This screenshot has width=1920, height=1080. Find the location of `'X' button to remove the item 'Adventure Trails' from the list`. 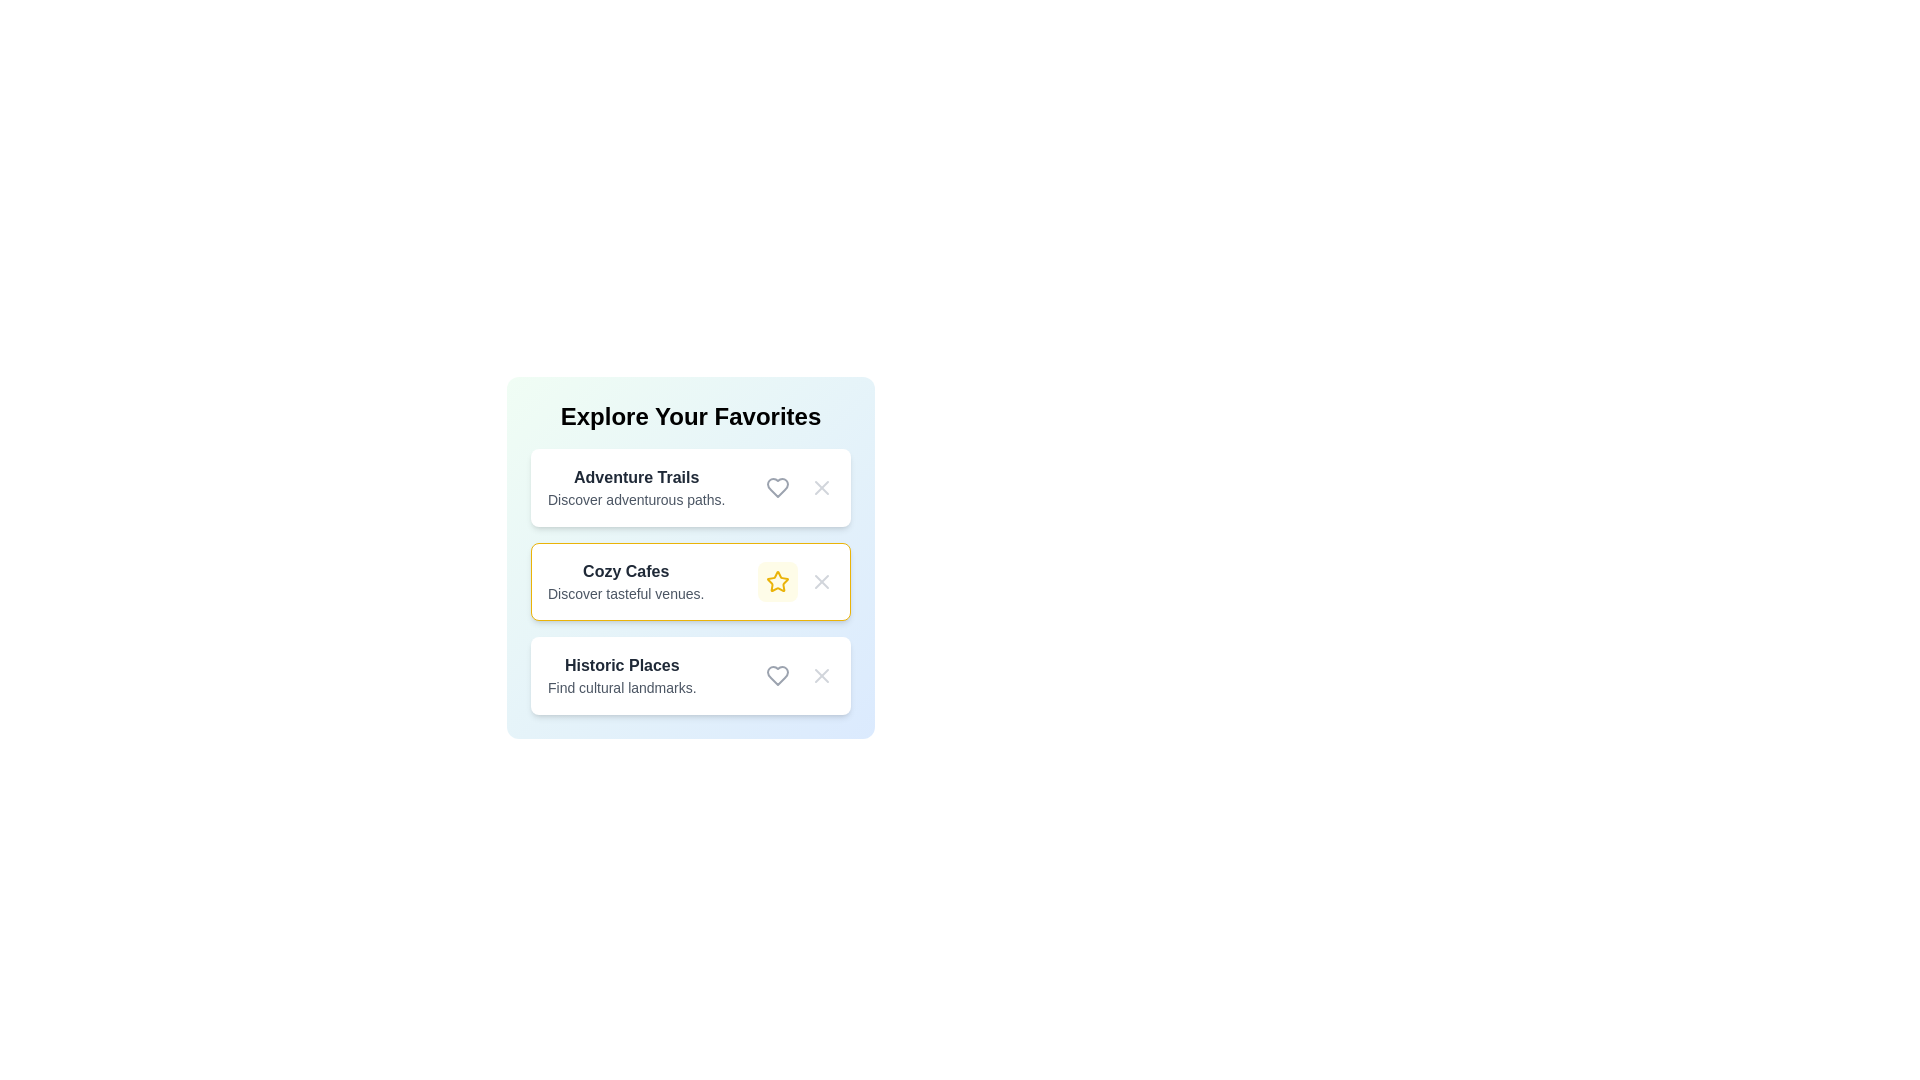

'X' button to remove the item 'Adventure Trails' from the list is located at coordinates (821, 488).